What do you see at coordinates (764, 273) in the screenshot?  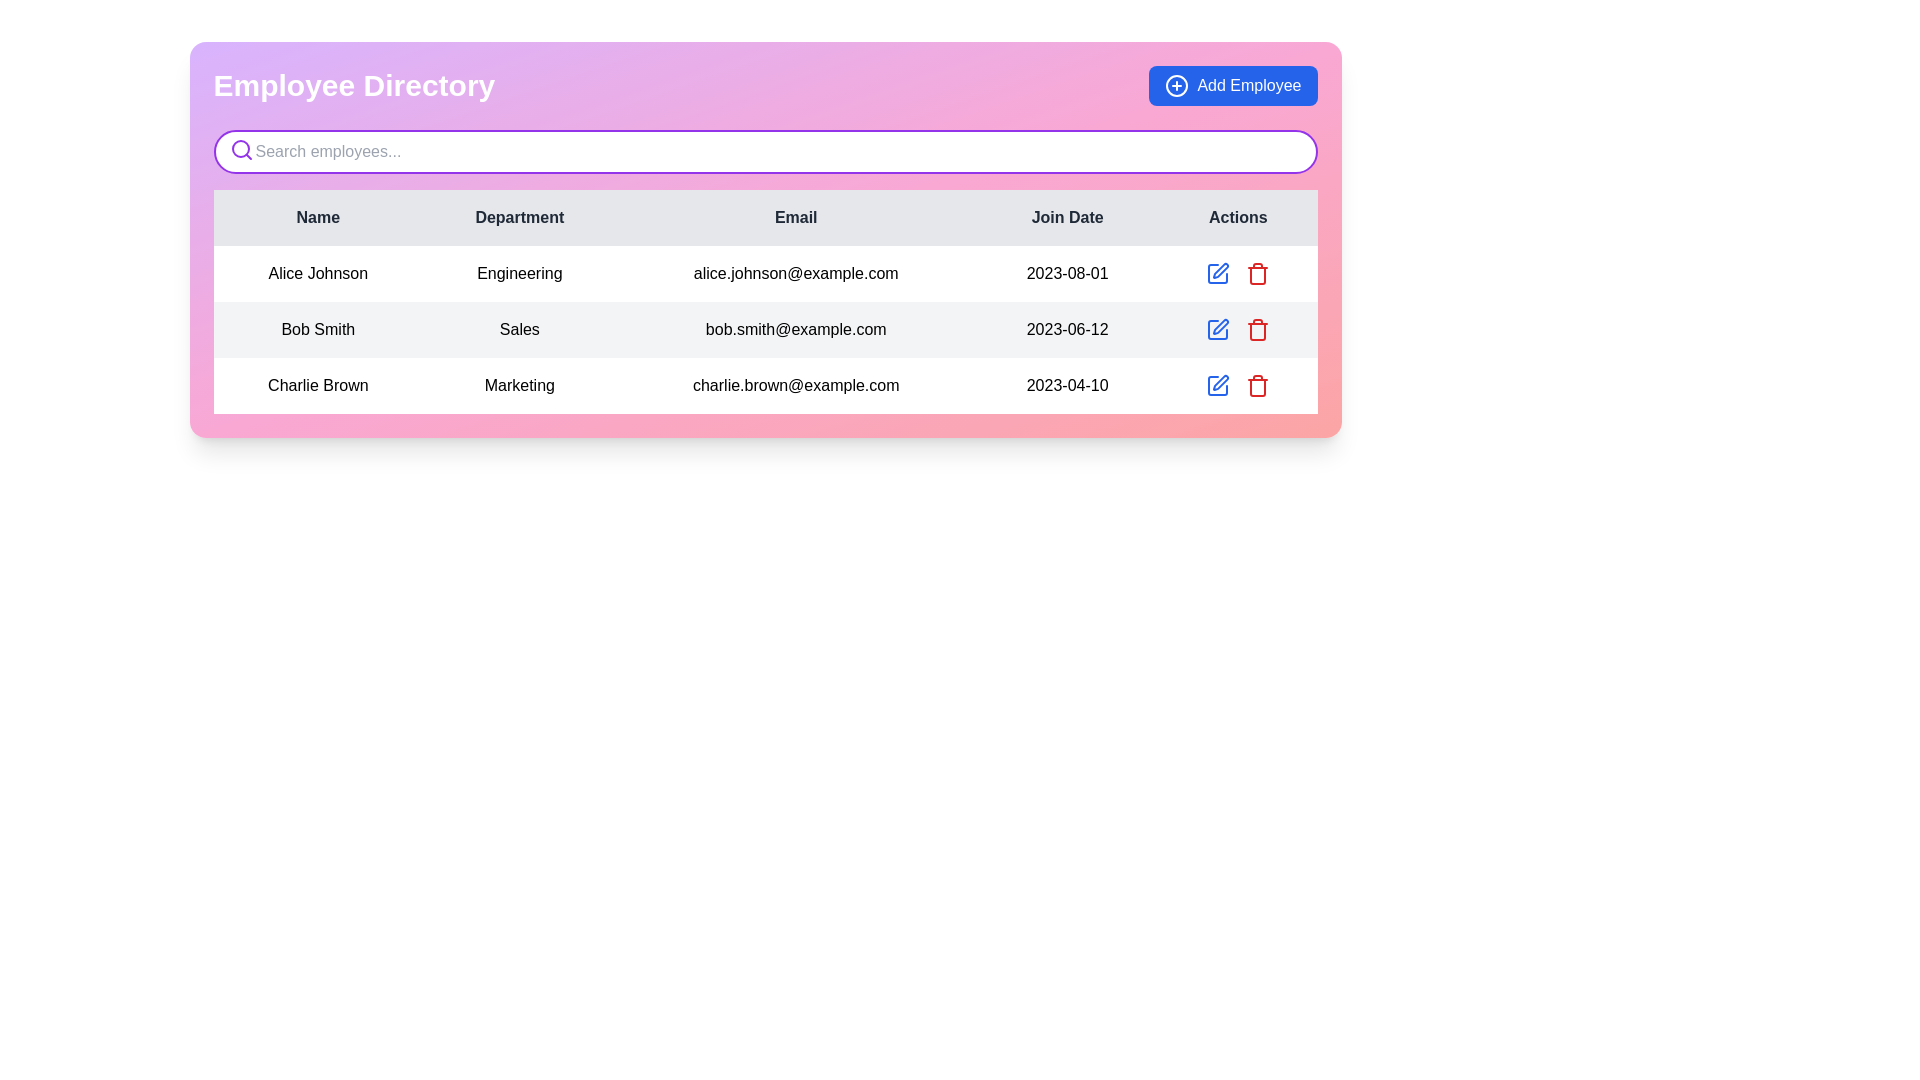 I see `information presented in the employee directory table row for 'Alice Johnson', which includes her name, department, email address, and joining date` at bounding box center [764, 273].